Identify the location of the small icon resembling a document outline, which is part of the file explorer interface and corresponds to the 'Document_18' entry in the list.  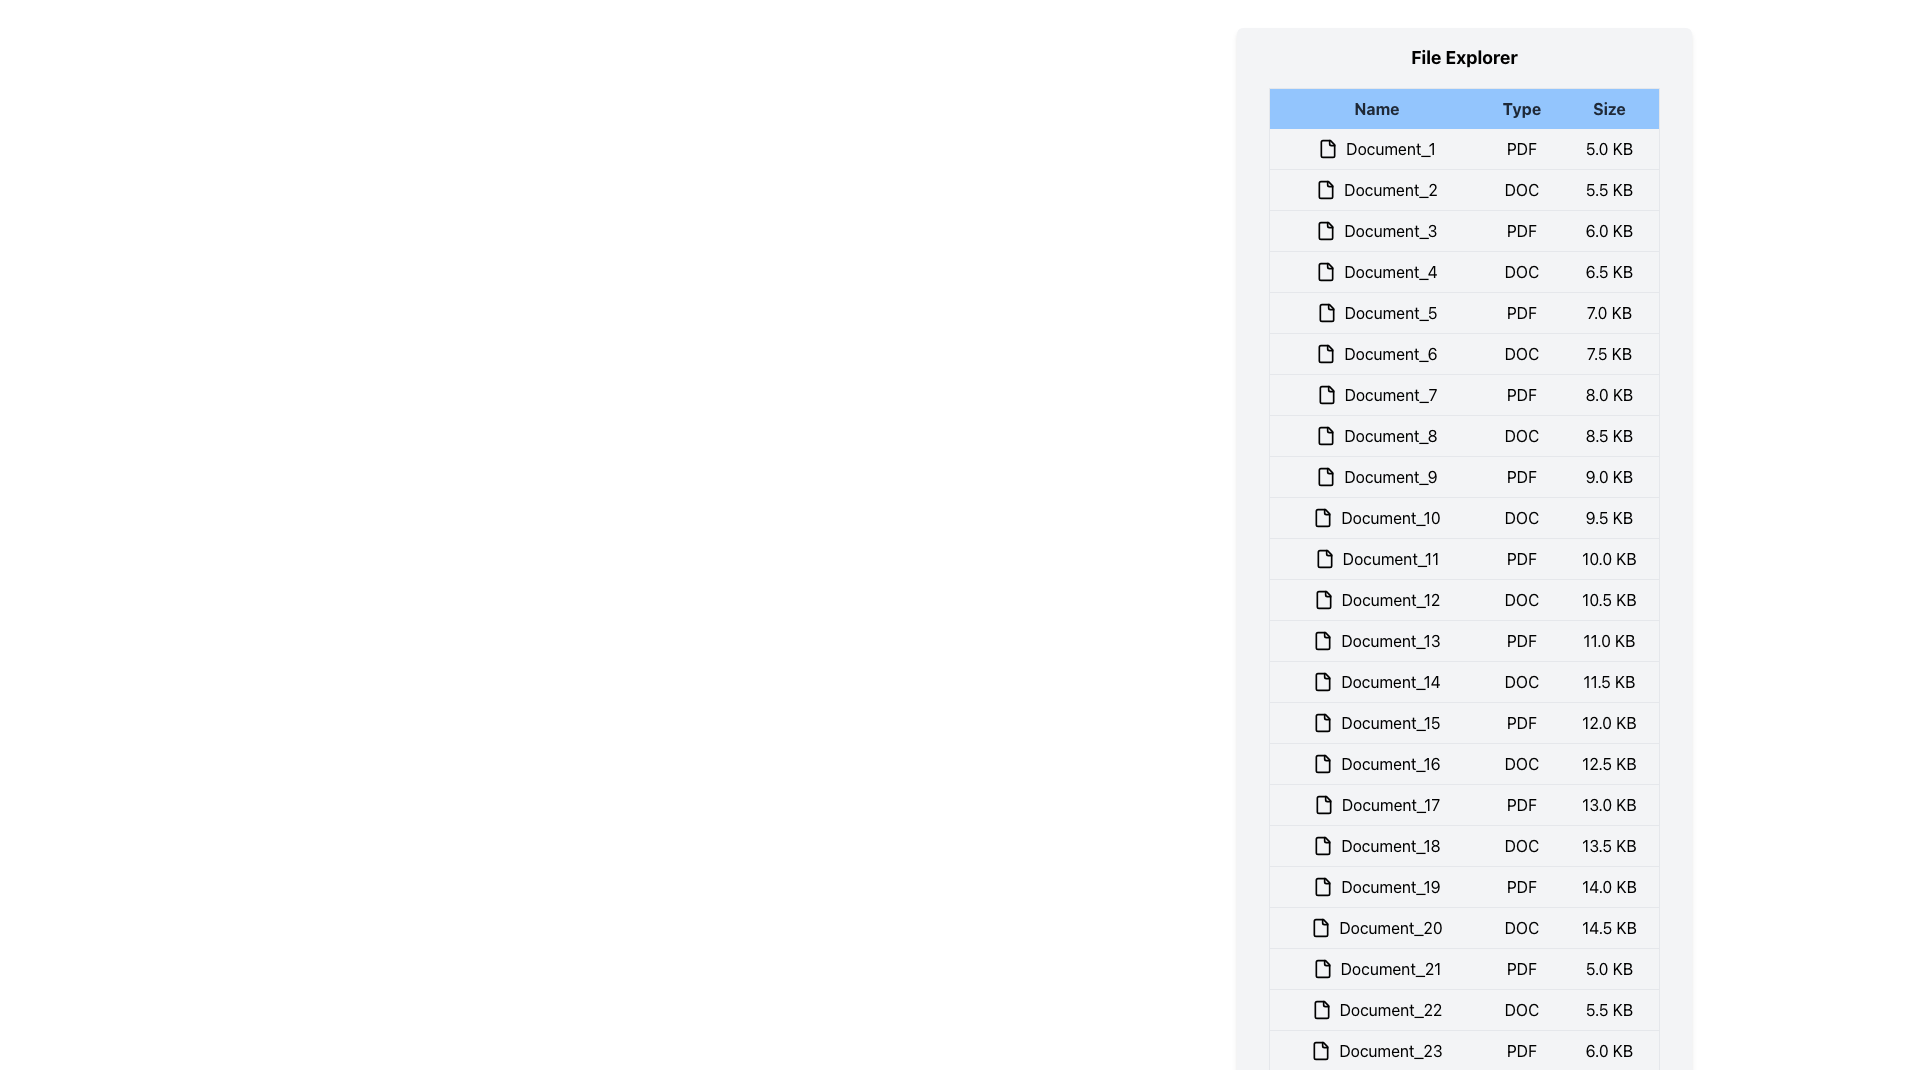
(1323, 845).